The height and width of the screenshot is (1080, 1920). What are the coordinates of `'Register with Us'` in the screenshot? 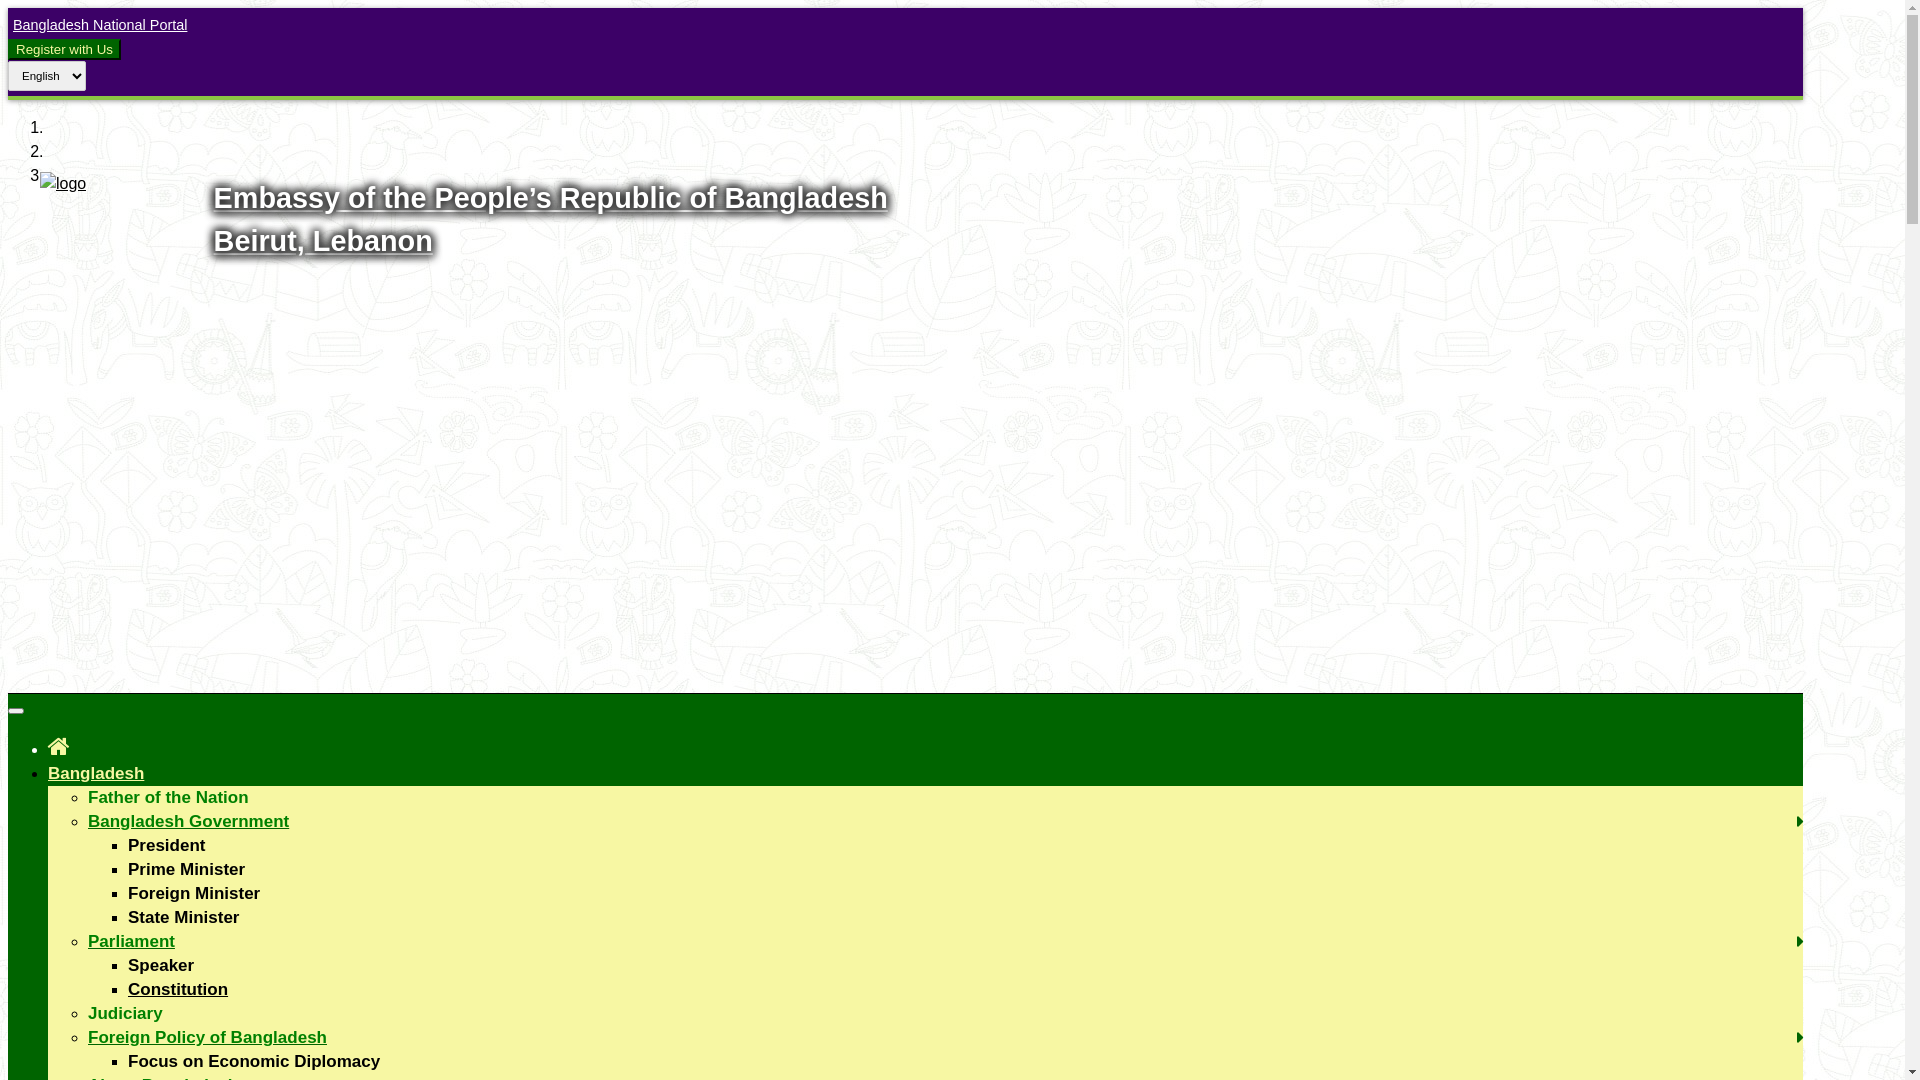 It's located at (64, 48).